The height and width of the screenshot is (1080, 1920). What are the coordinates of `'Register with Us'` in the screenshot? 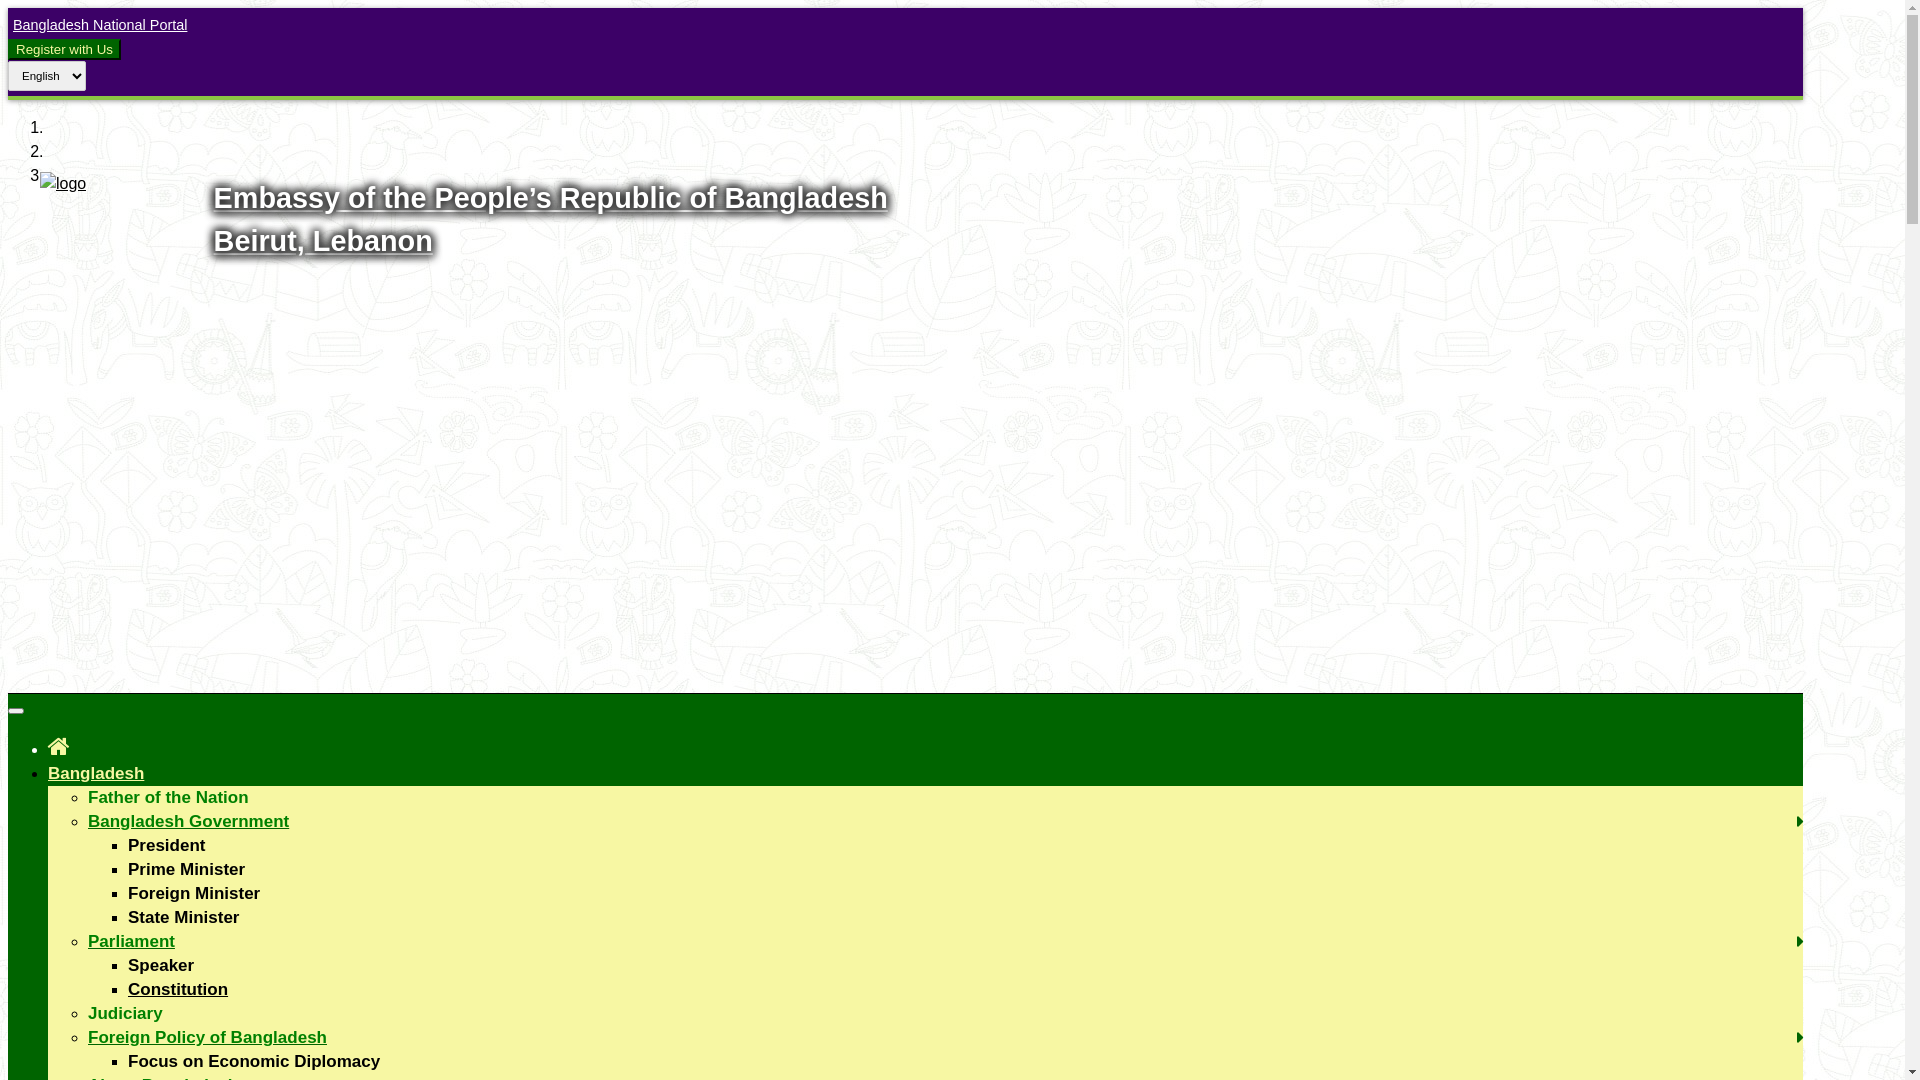 It's located at (64, 48).